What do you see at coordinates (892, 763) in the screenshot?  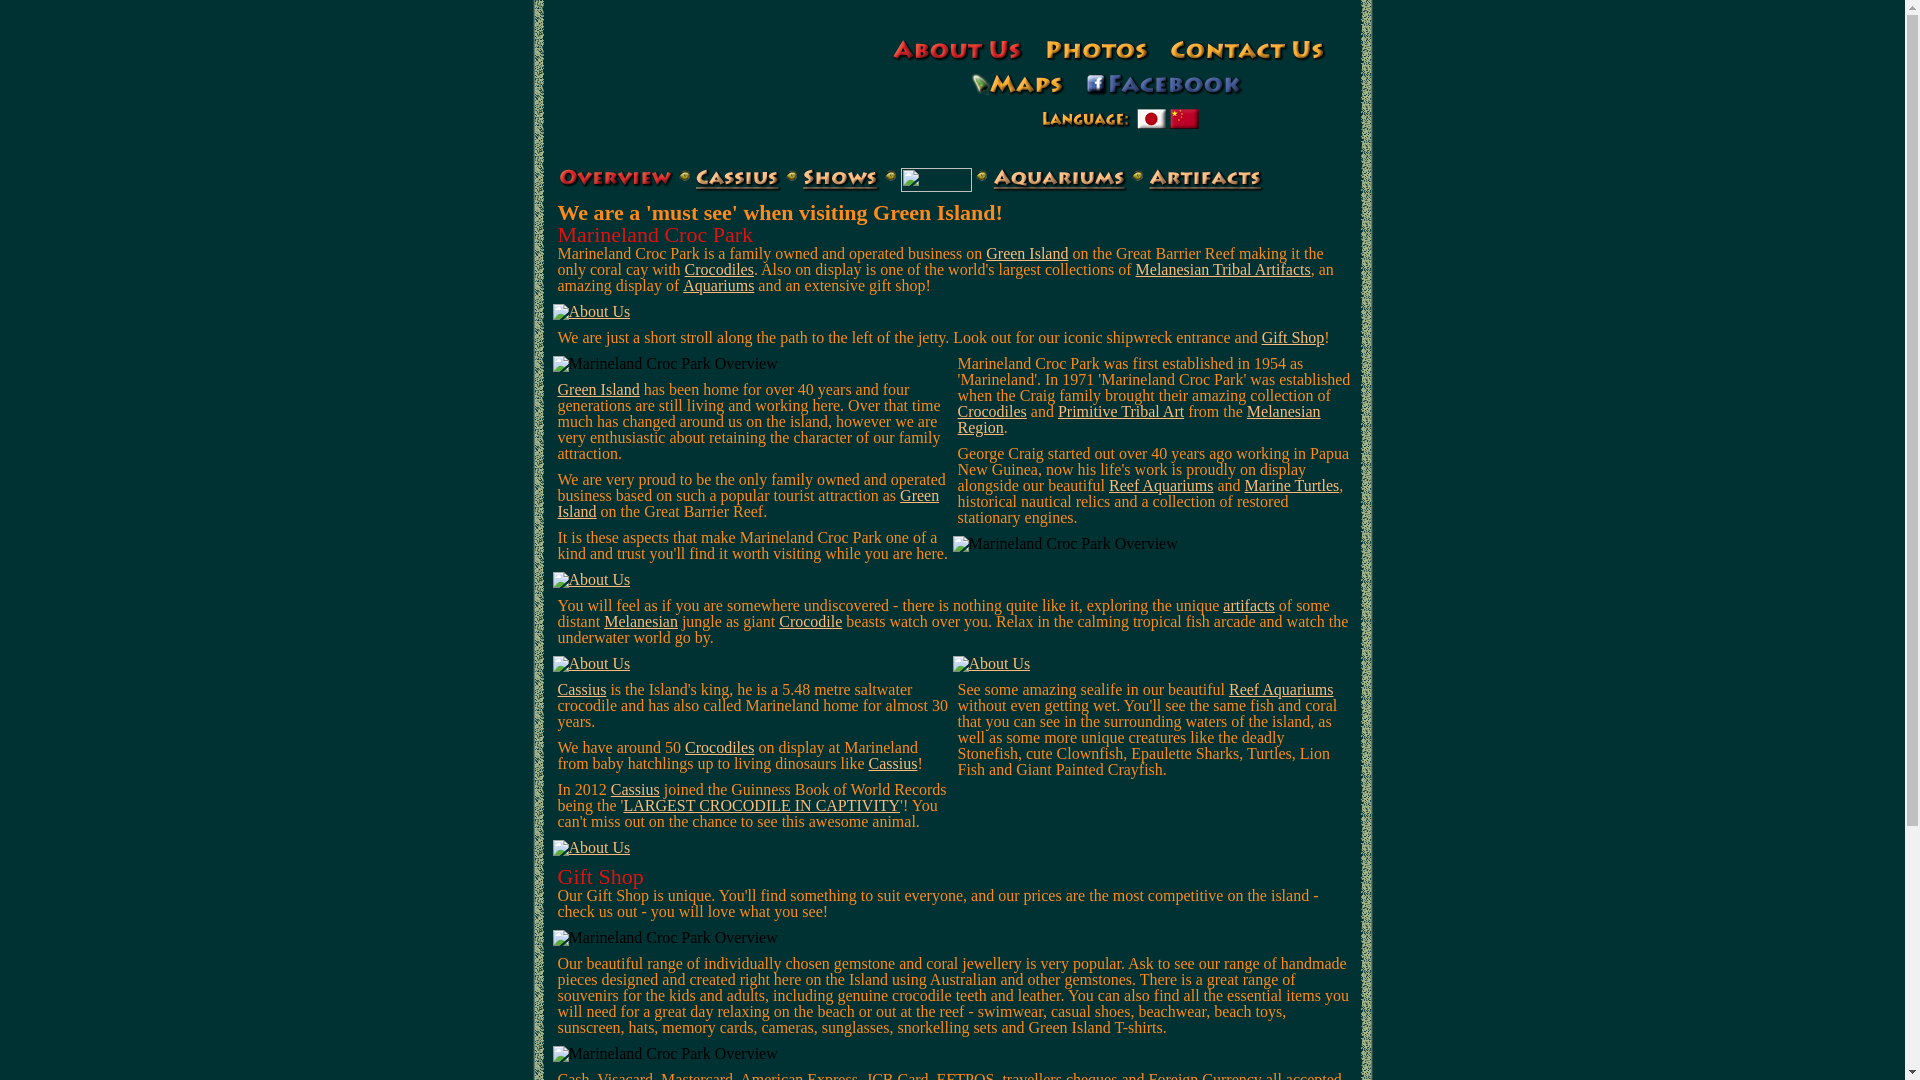 I see `'Cassius'` at bounding box center [892, 763].